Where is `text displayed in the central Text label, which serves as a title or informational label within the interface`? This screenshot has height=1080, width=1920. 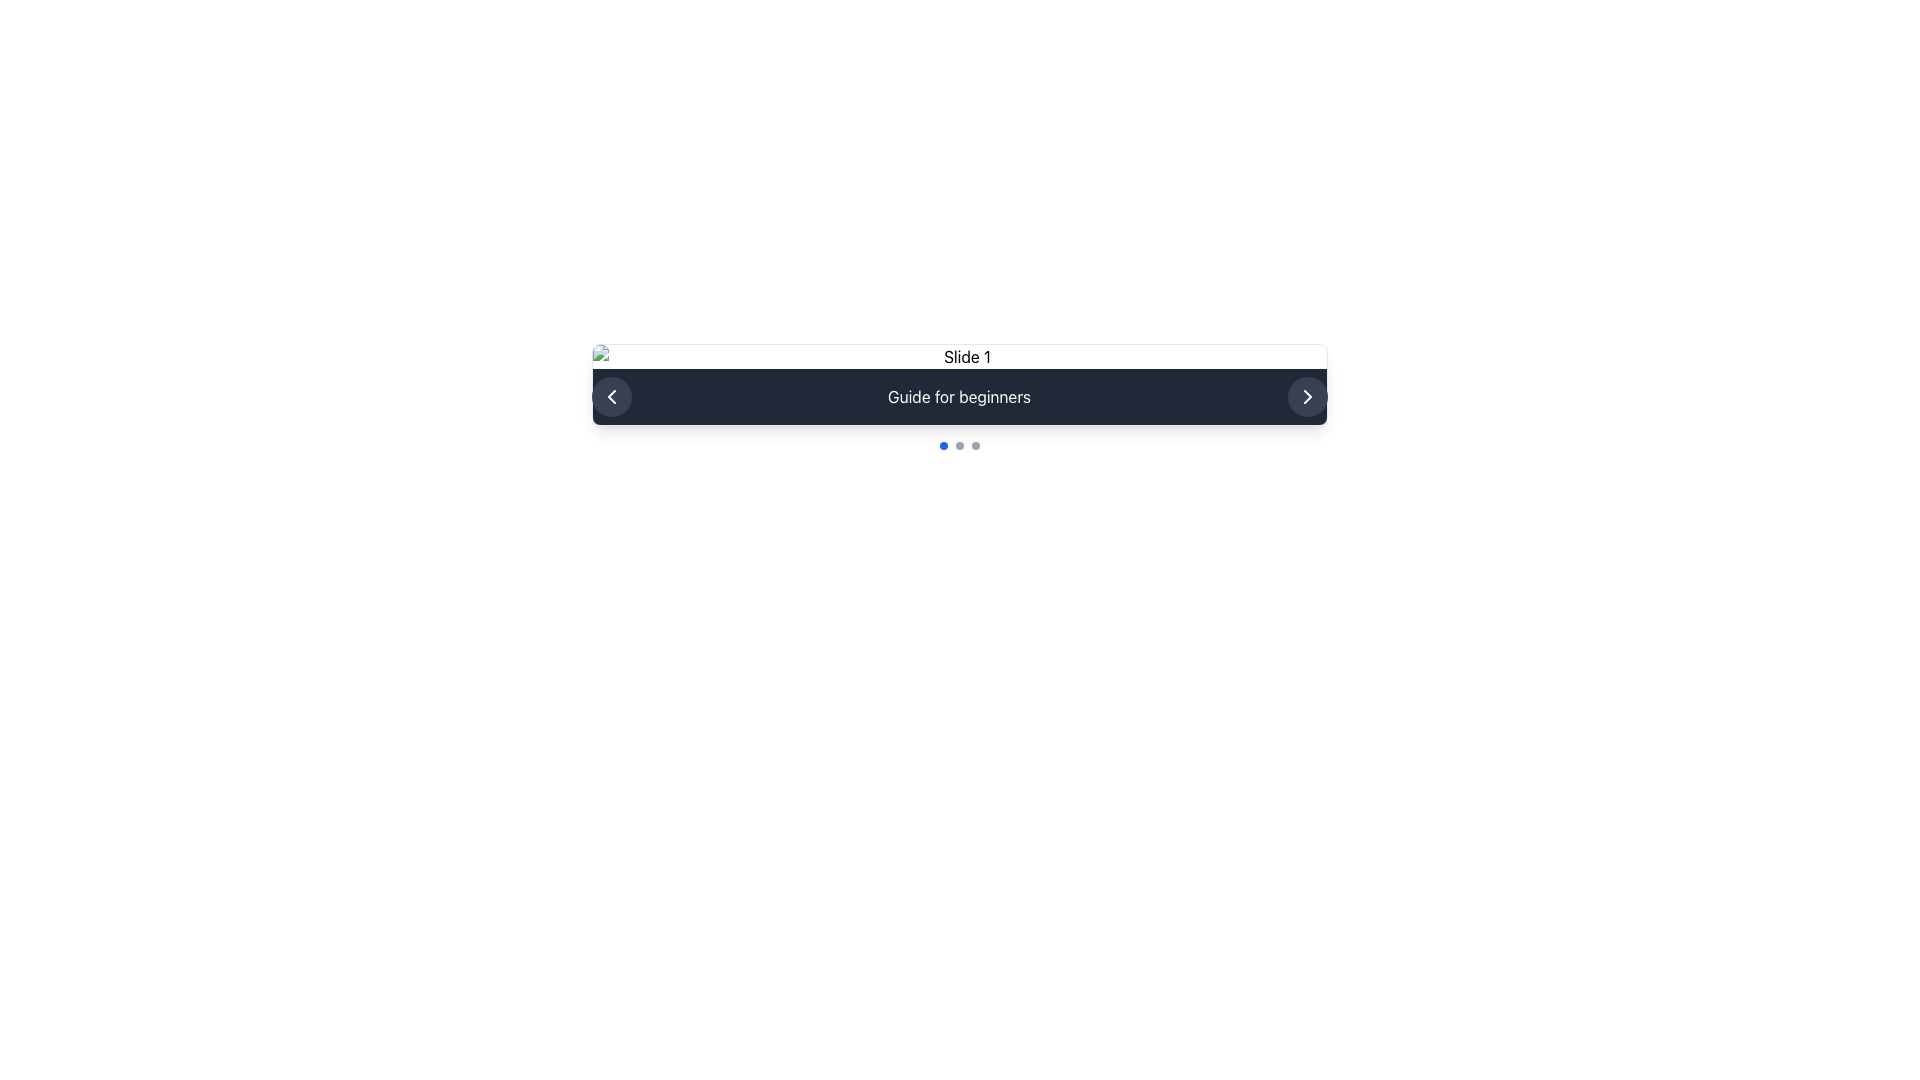
text displayed in the central Text label, which serves as a title or informational label within the interface is located at coordinates (958, 397).